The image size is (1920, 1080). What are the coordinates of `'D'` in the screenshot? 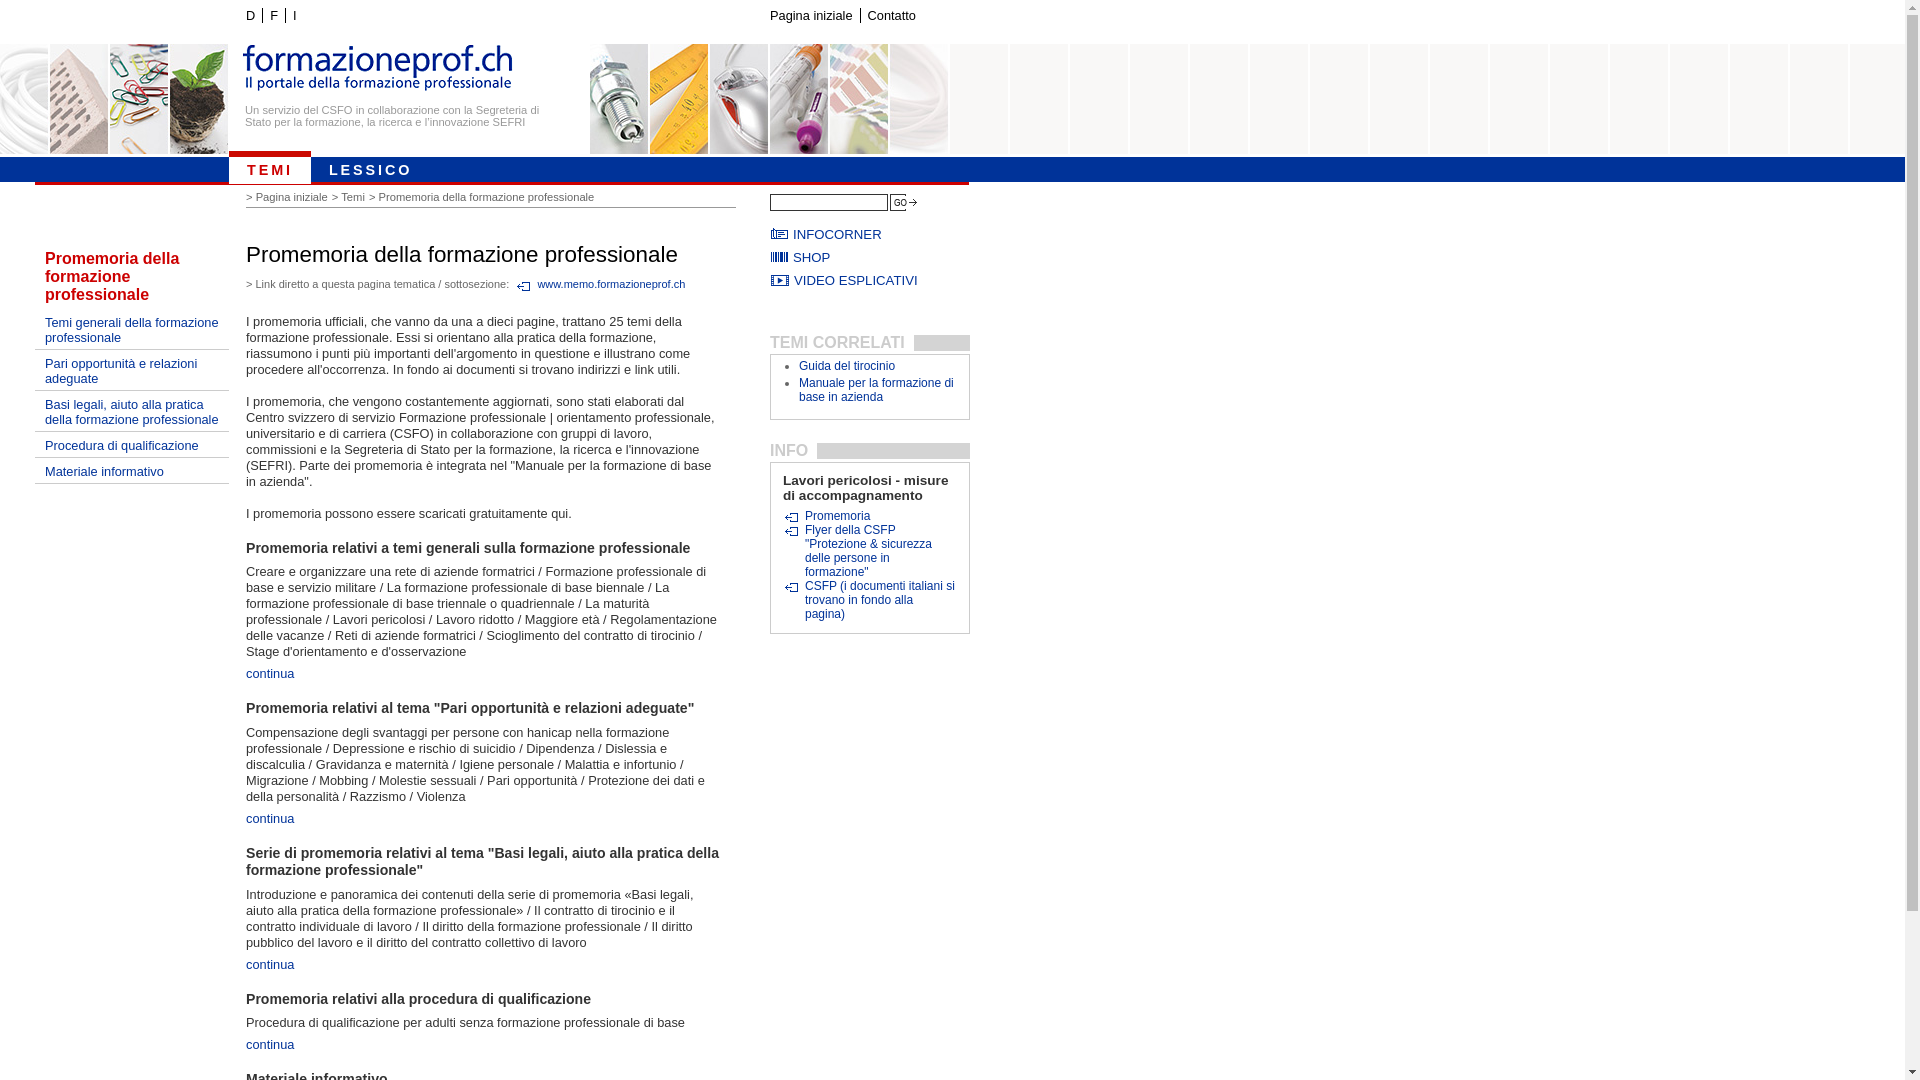 It's located at (238, 15).